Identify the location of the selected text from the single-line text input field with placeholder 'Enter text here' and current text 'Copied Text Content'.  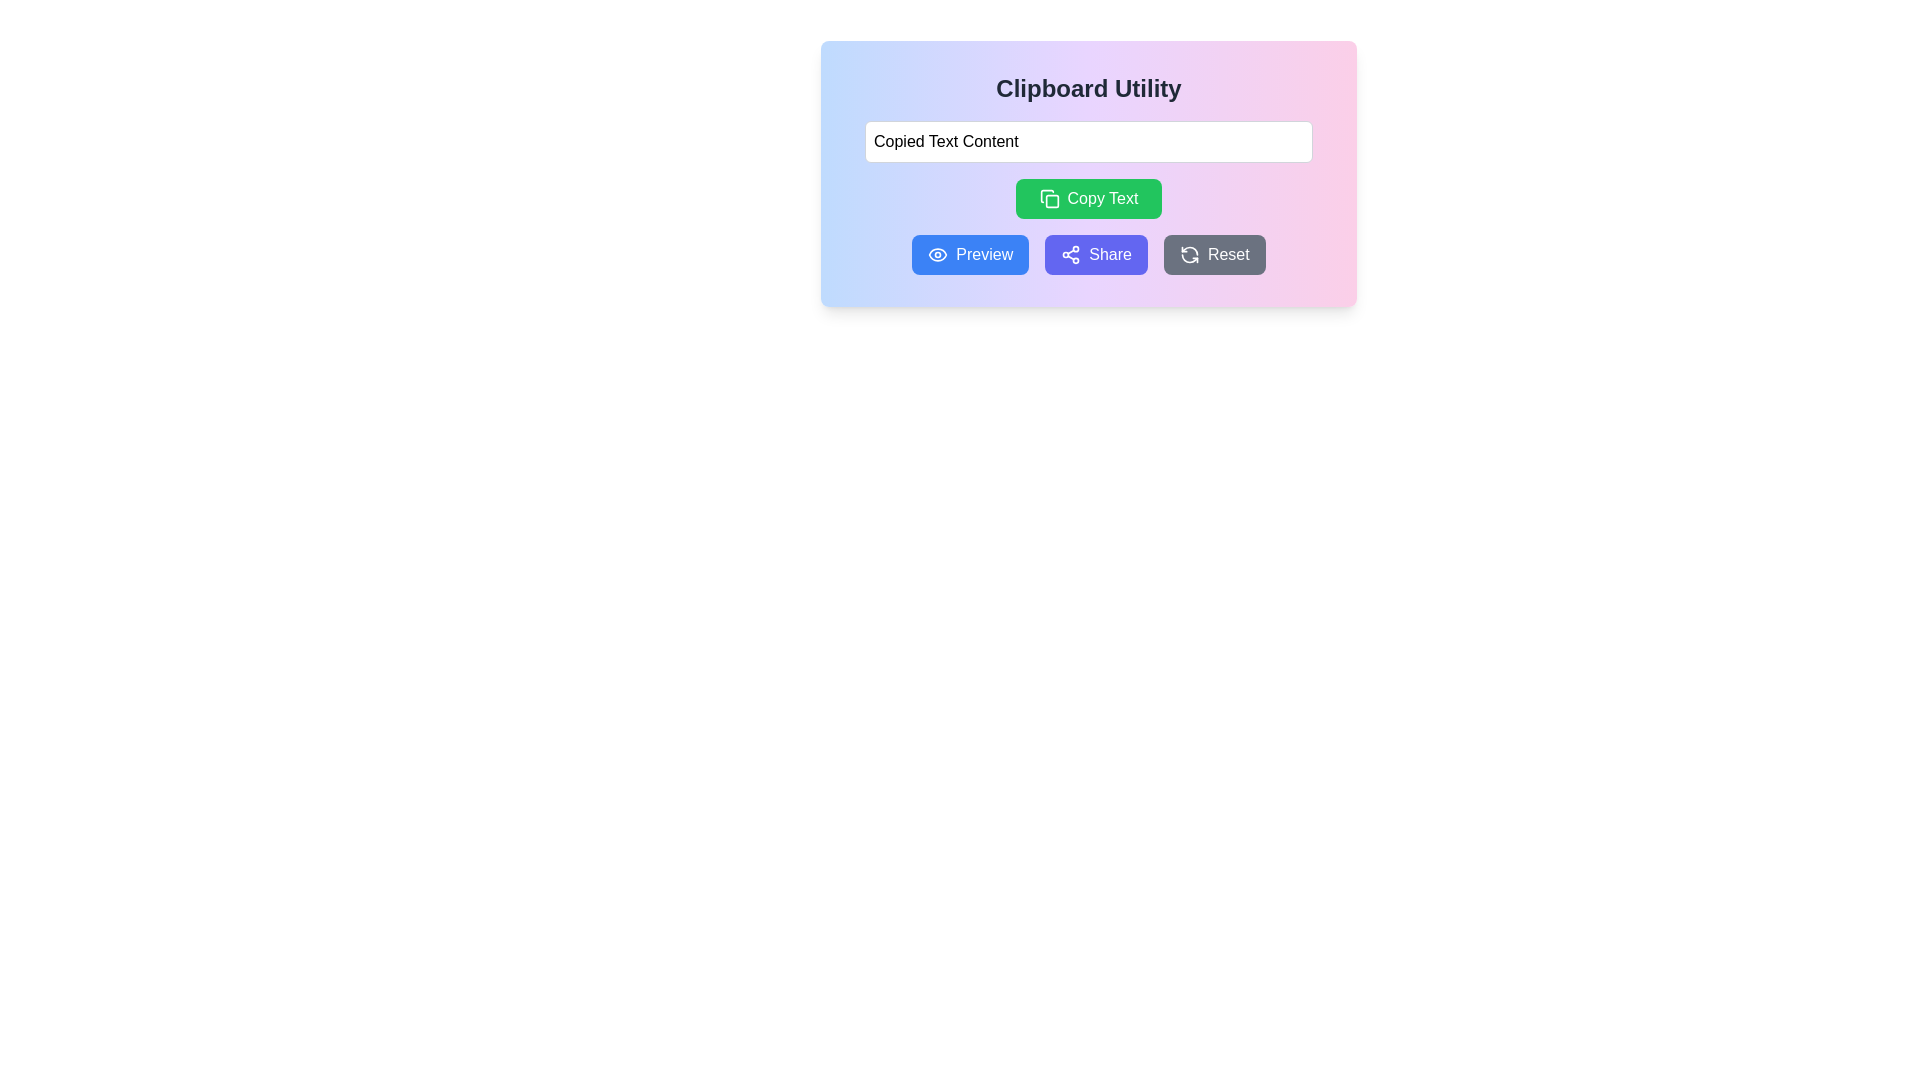
(1088, 141).